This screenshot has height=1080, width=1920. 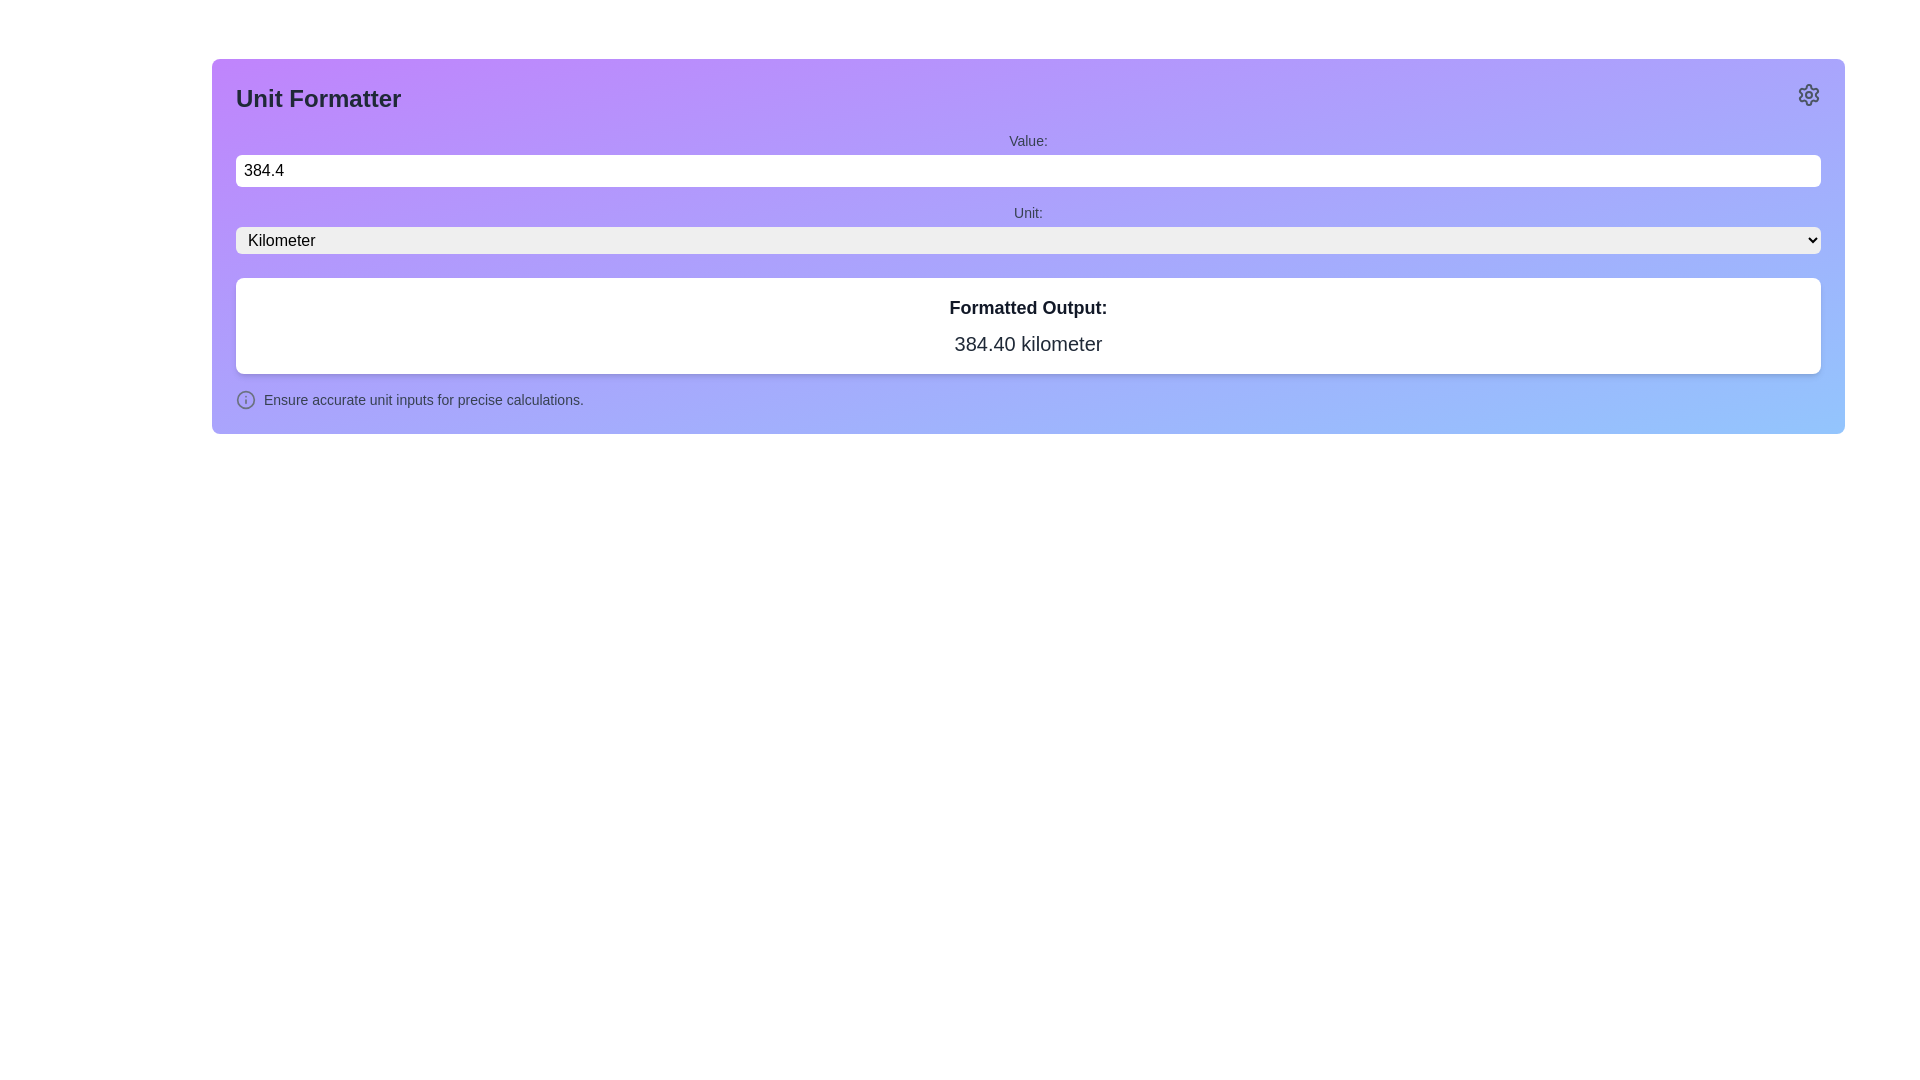 What do you see at coordinates (244, 400) in the screenshot?
I see `the informational icon located to the left of the text 'Ensure accurate unit inputs for precise calculations.'` at bounding box center [244, 400].